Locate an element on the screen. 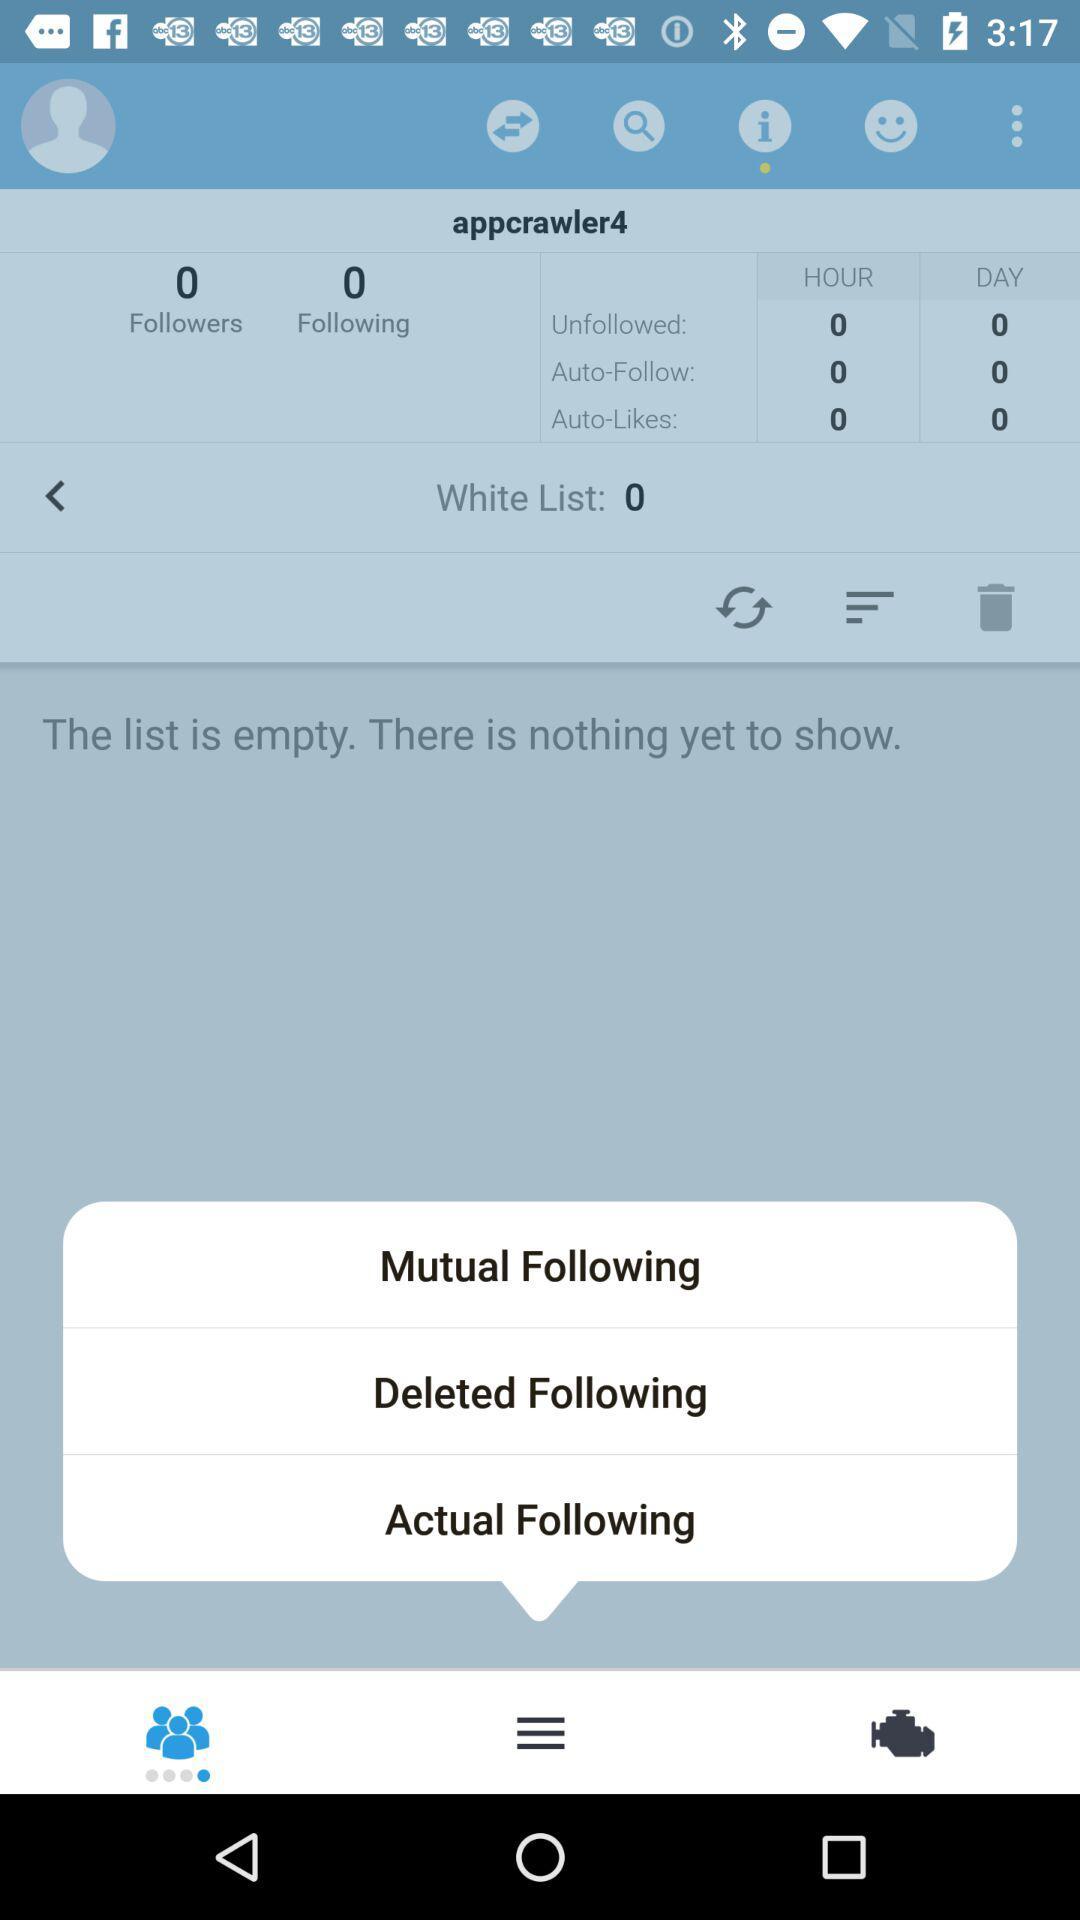 Image resolution: width=1080 pixels, height=1920 pixels. friends is located at coordinates (178, 1730).